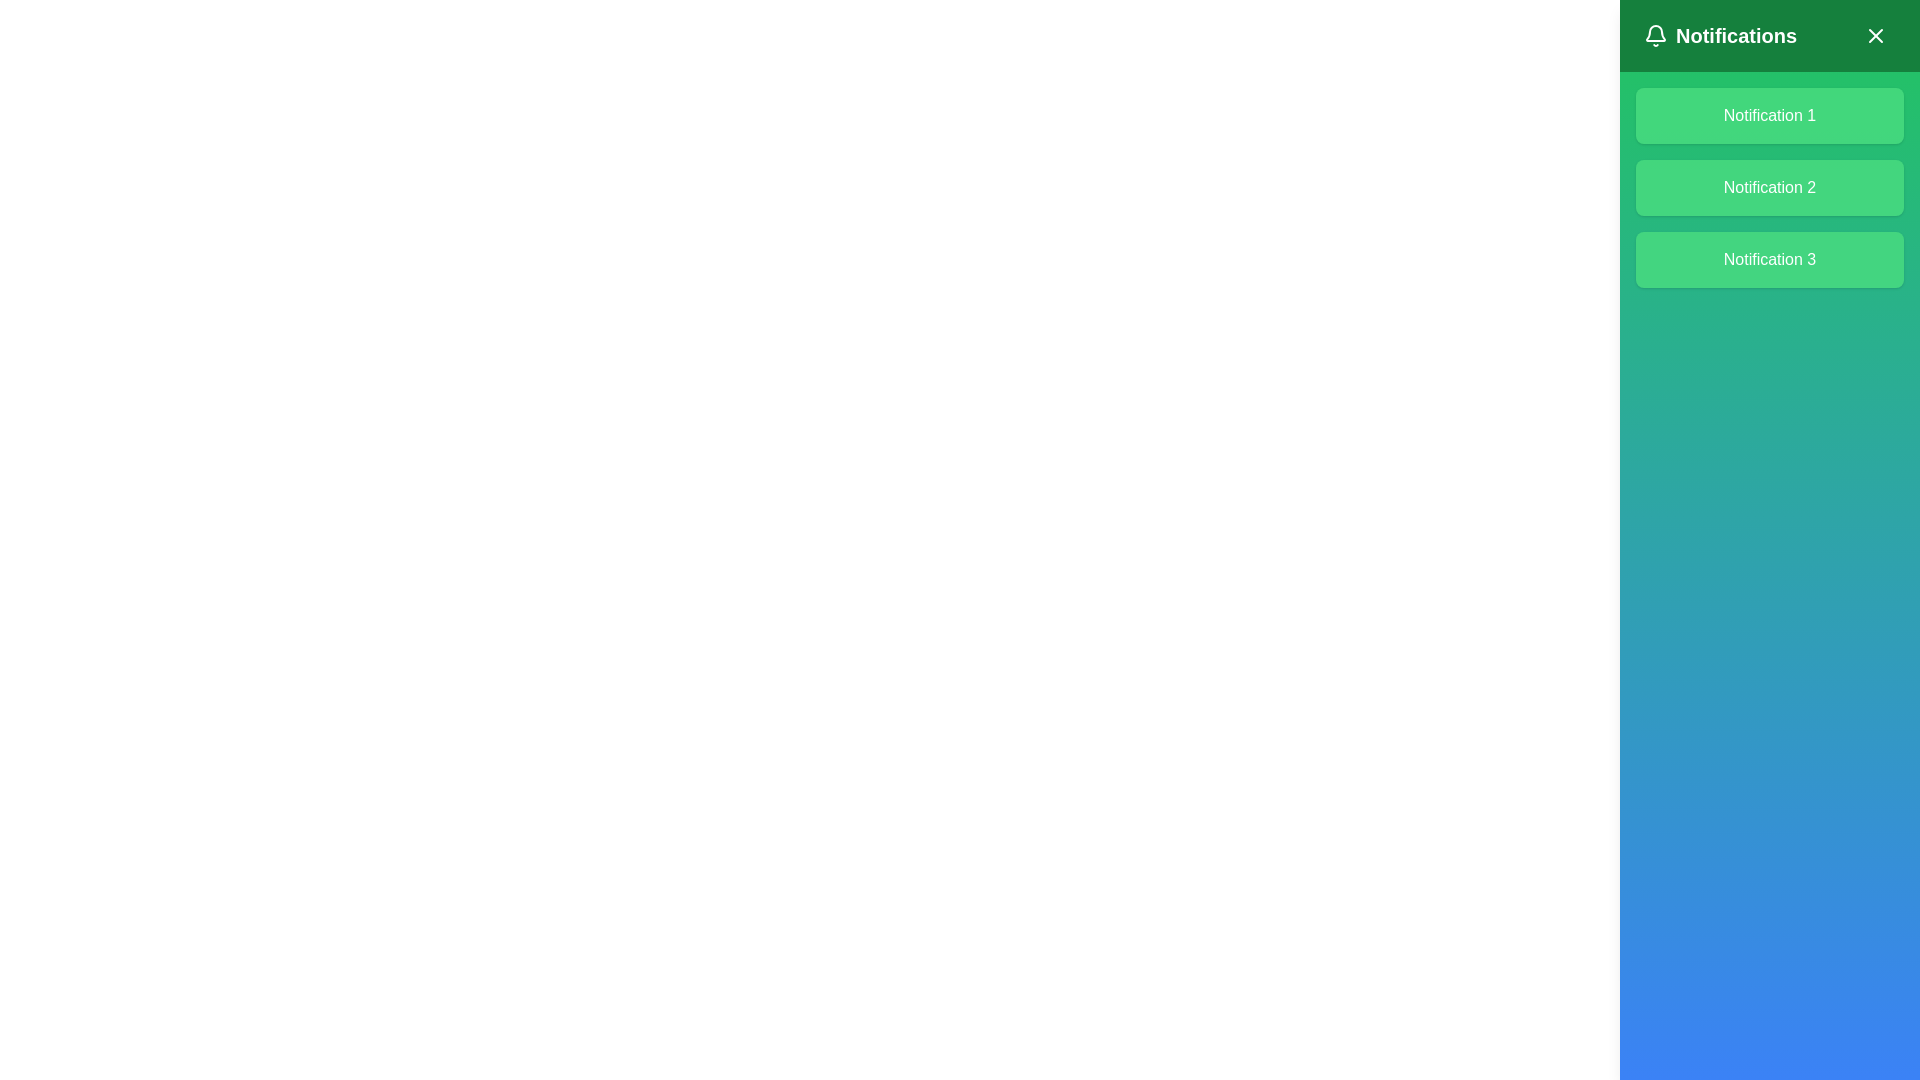  Describe the element at coordinates (1875, 35) in the screenshot. I see `the diagonal line forming part of the close ('X') icon located at the top right corner of the notification panel` at that location.